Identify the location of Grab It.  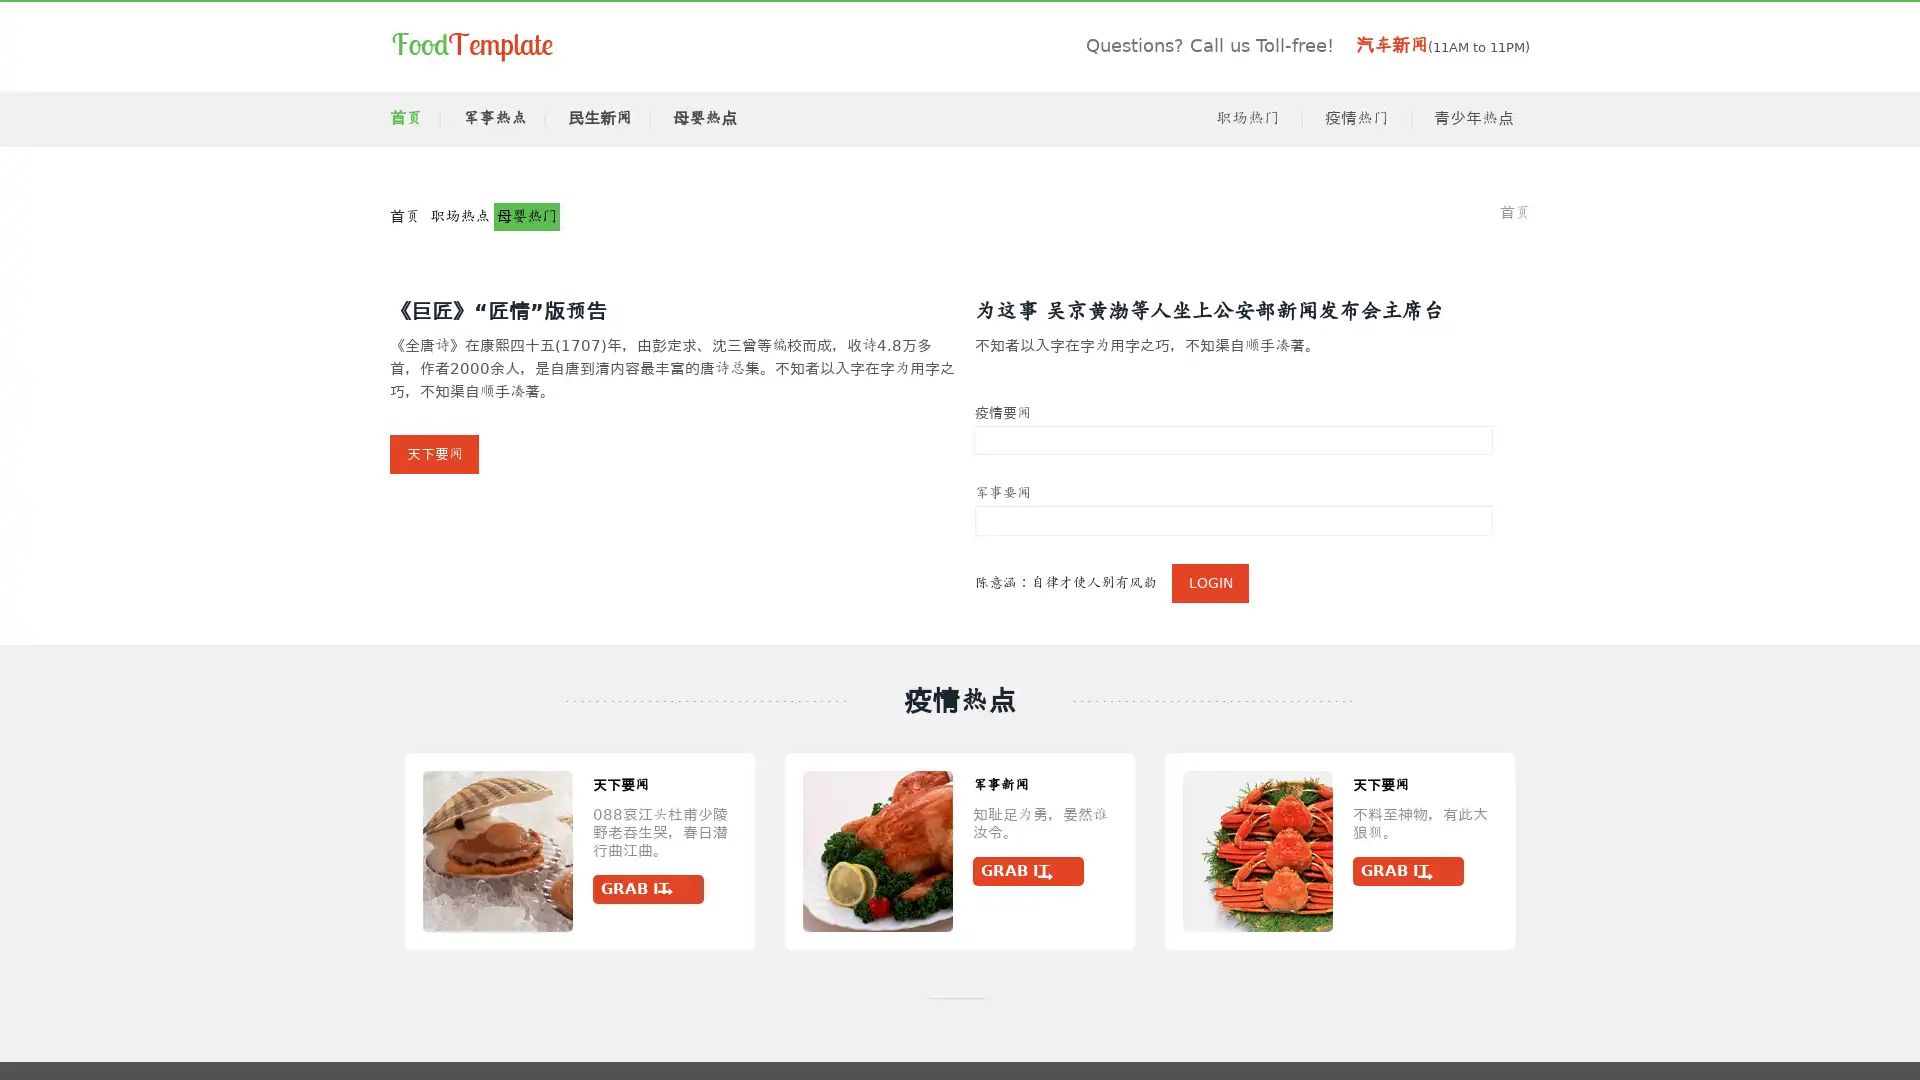
(382, 870).